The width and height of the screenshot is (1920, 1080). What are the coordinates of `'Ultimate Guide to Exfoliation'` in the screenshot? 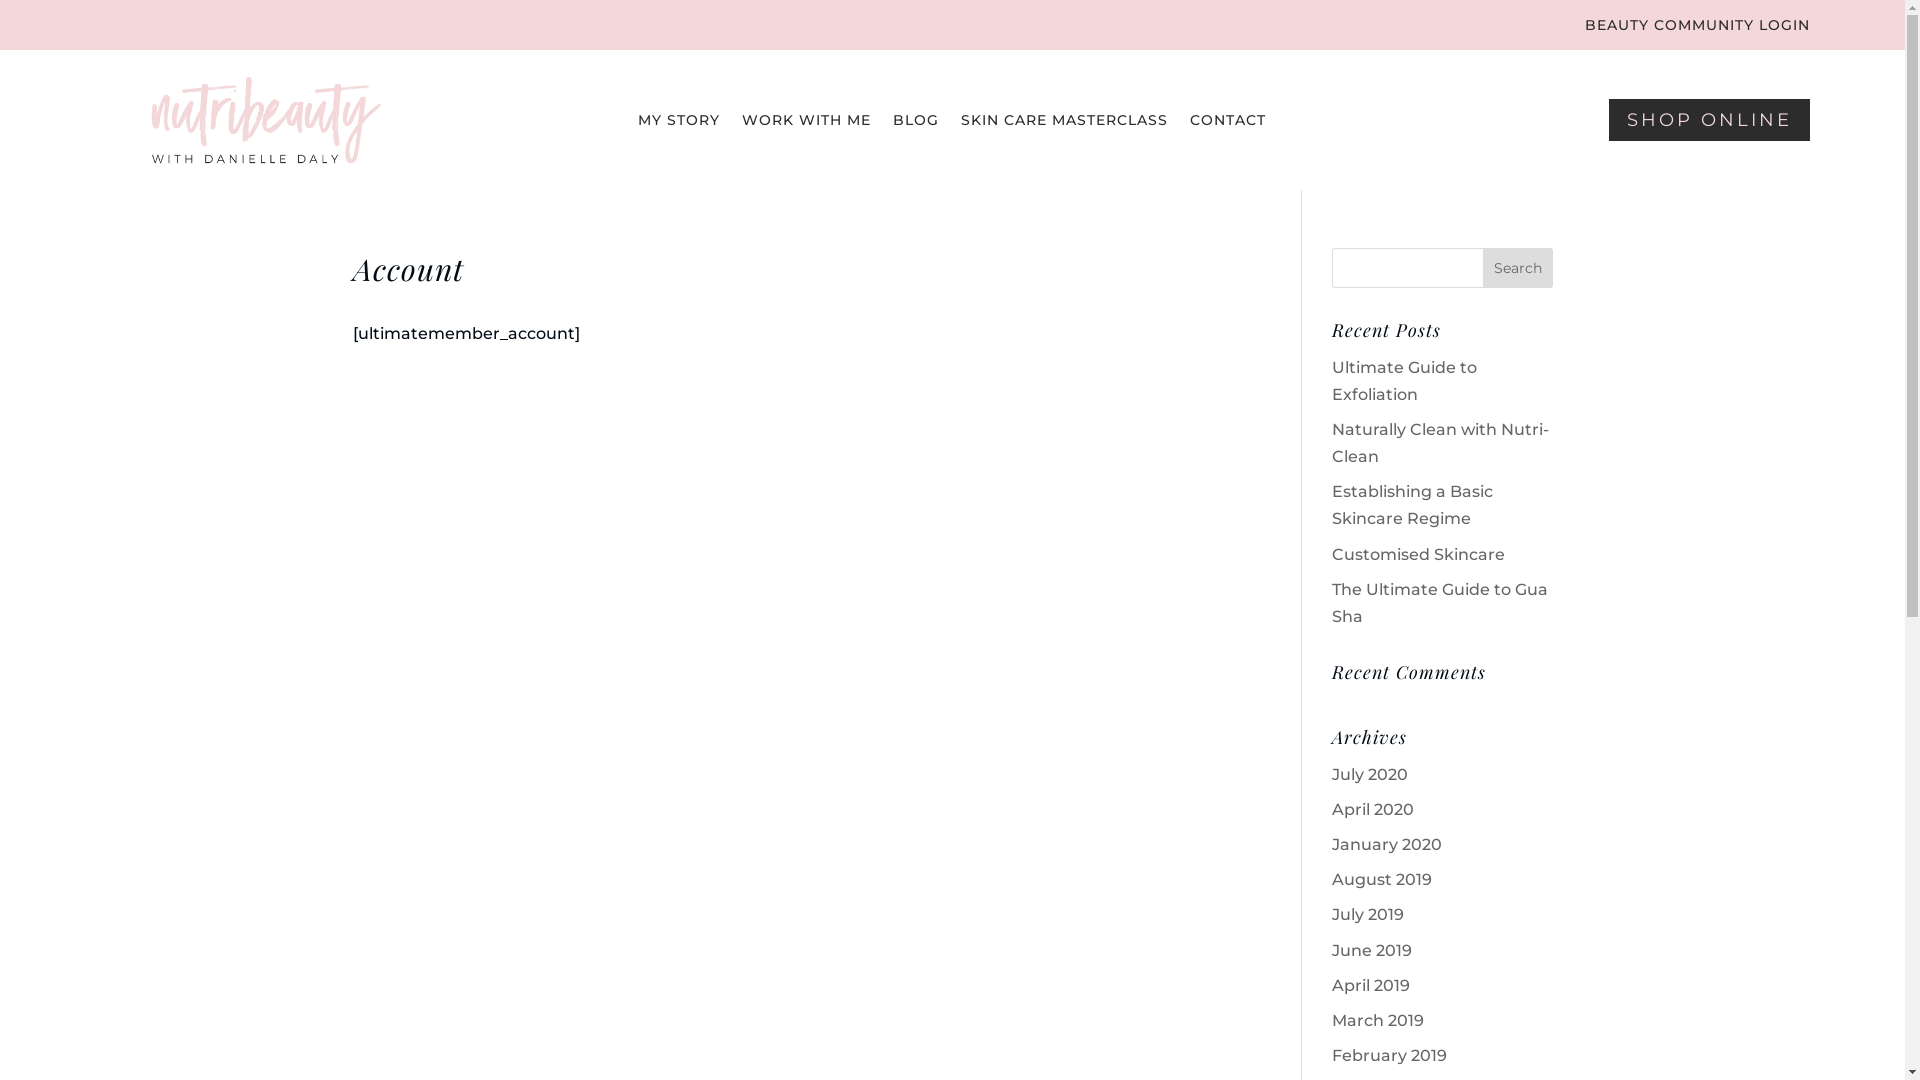 It's located at (1403, 381).